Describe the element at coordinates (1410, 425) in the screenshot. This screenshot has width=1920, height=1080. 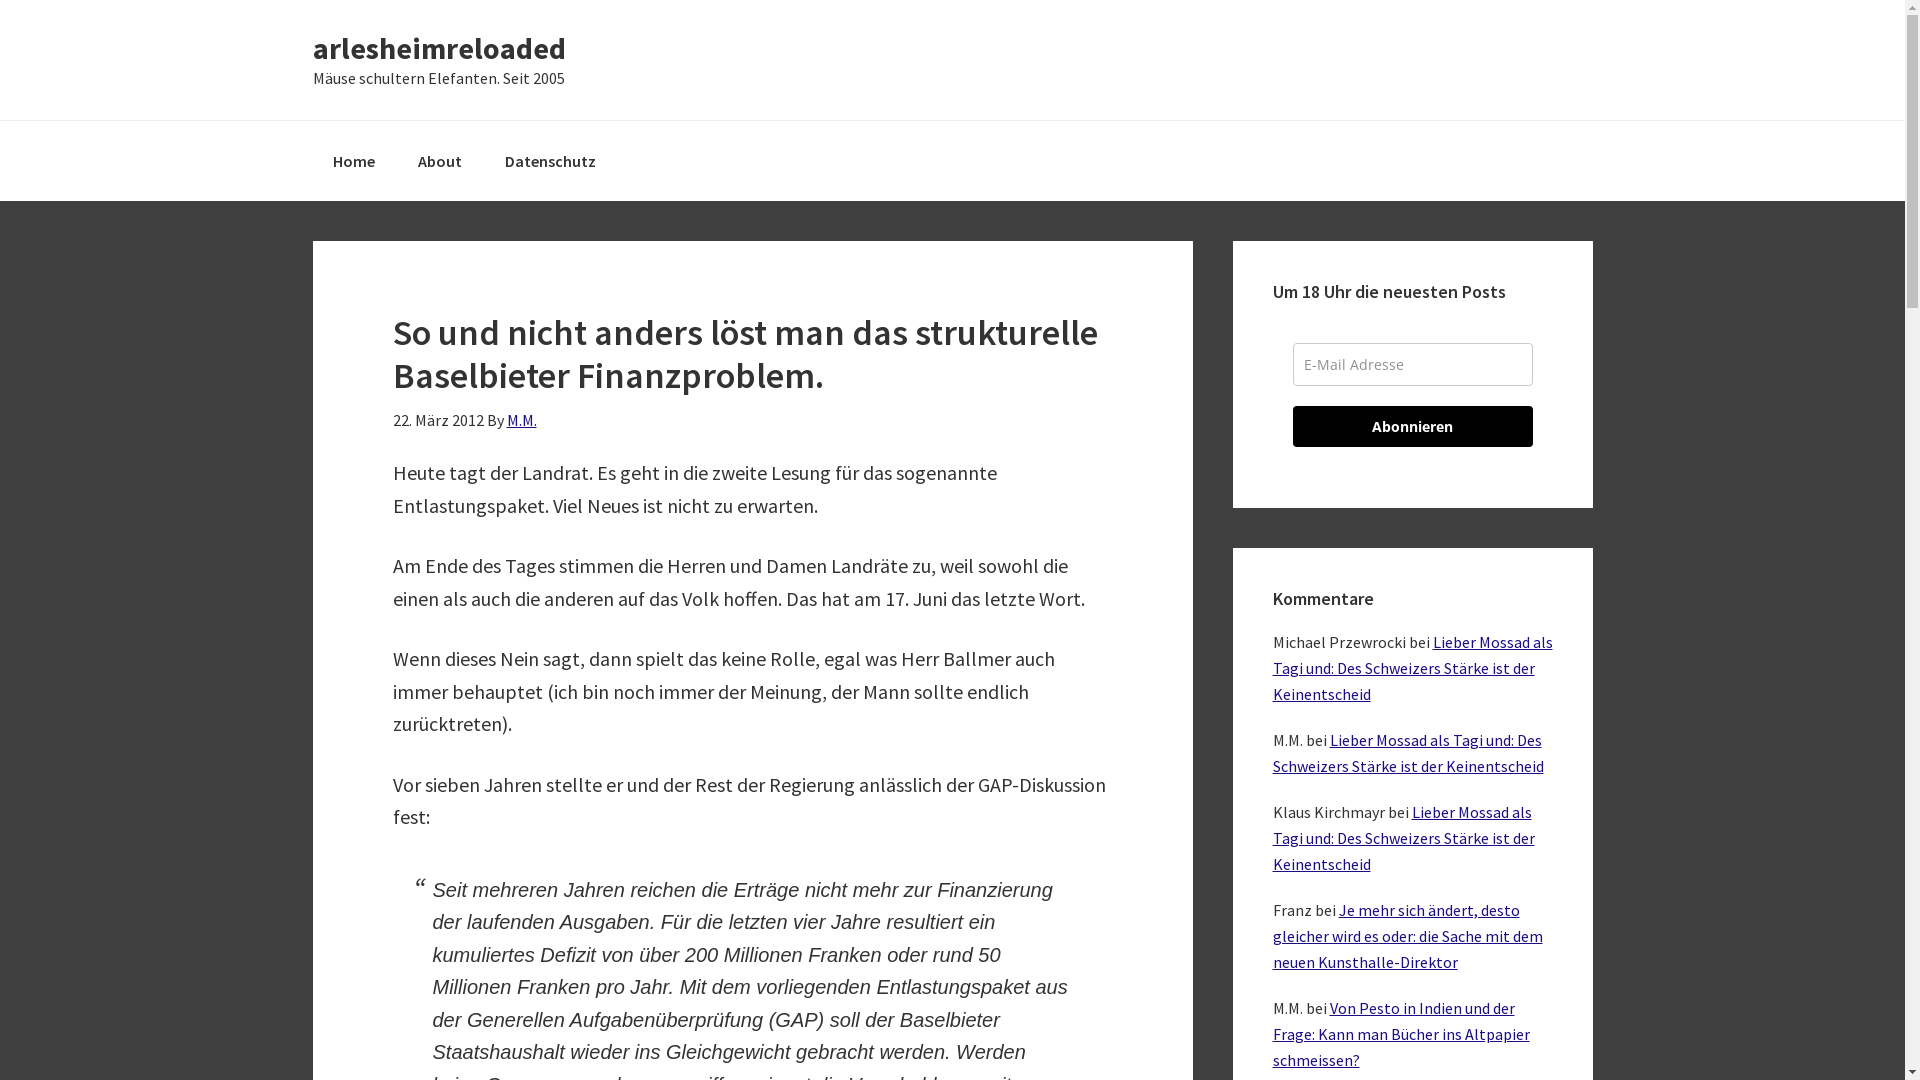
I see `'Abonnieren'` at that location.